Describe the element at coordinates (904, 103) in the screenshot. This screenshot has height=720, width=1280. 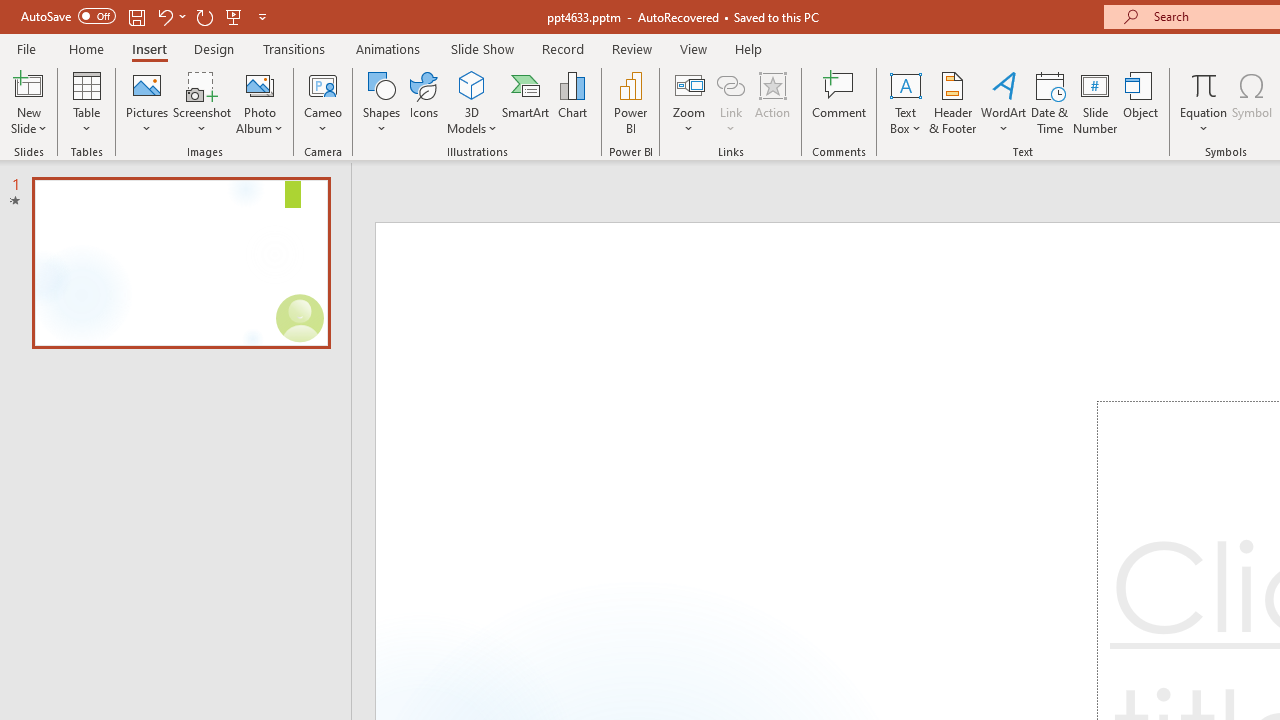
I see `'Text Box'` at that location.